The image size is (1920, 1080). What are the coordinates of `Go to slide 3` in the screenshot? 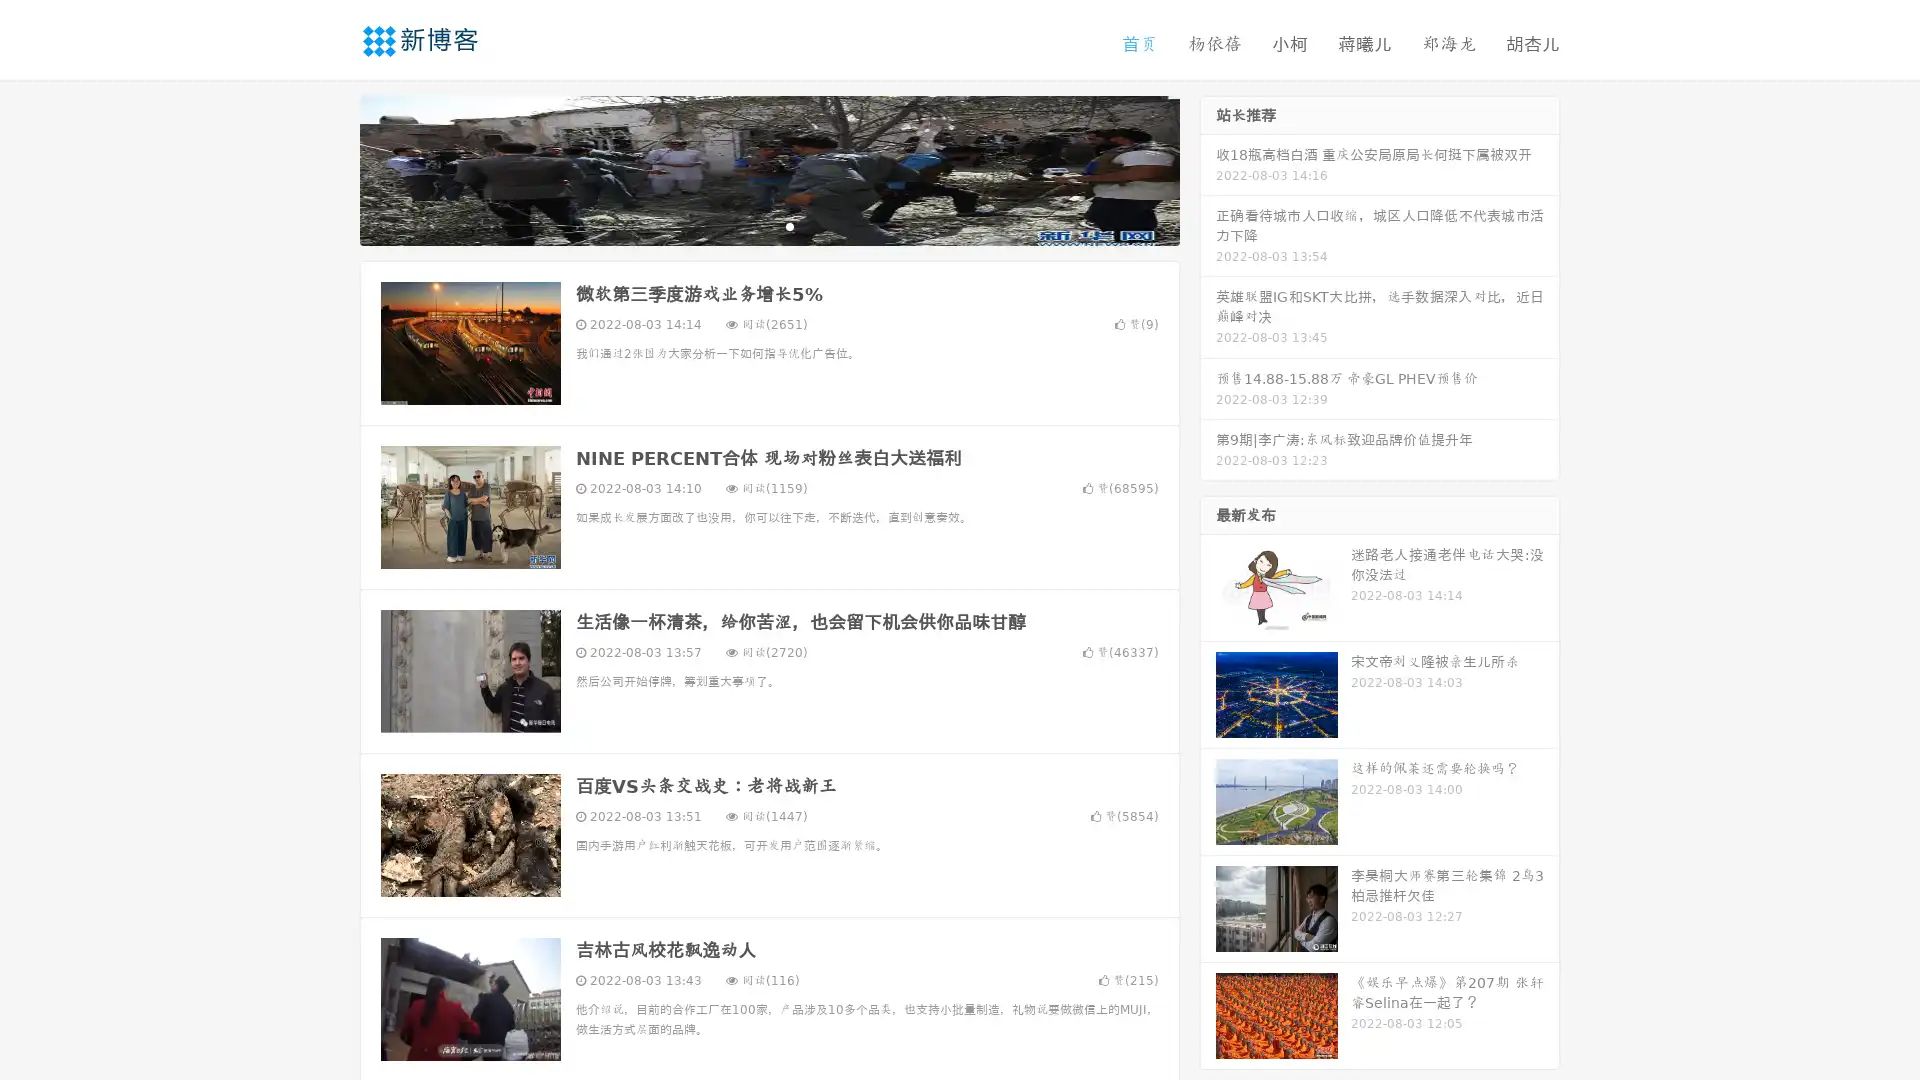 It's located at (789, 225).